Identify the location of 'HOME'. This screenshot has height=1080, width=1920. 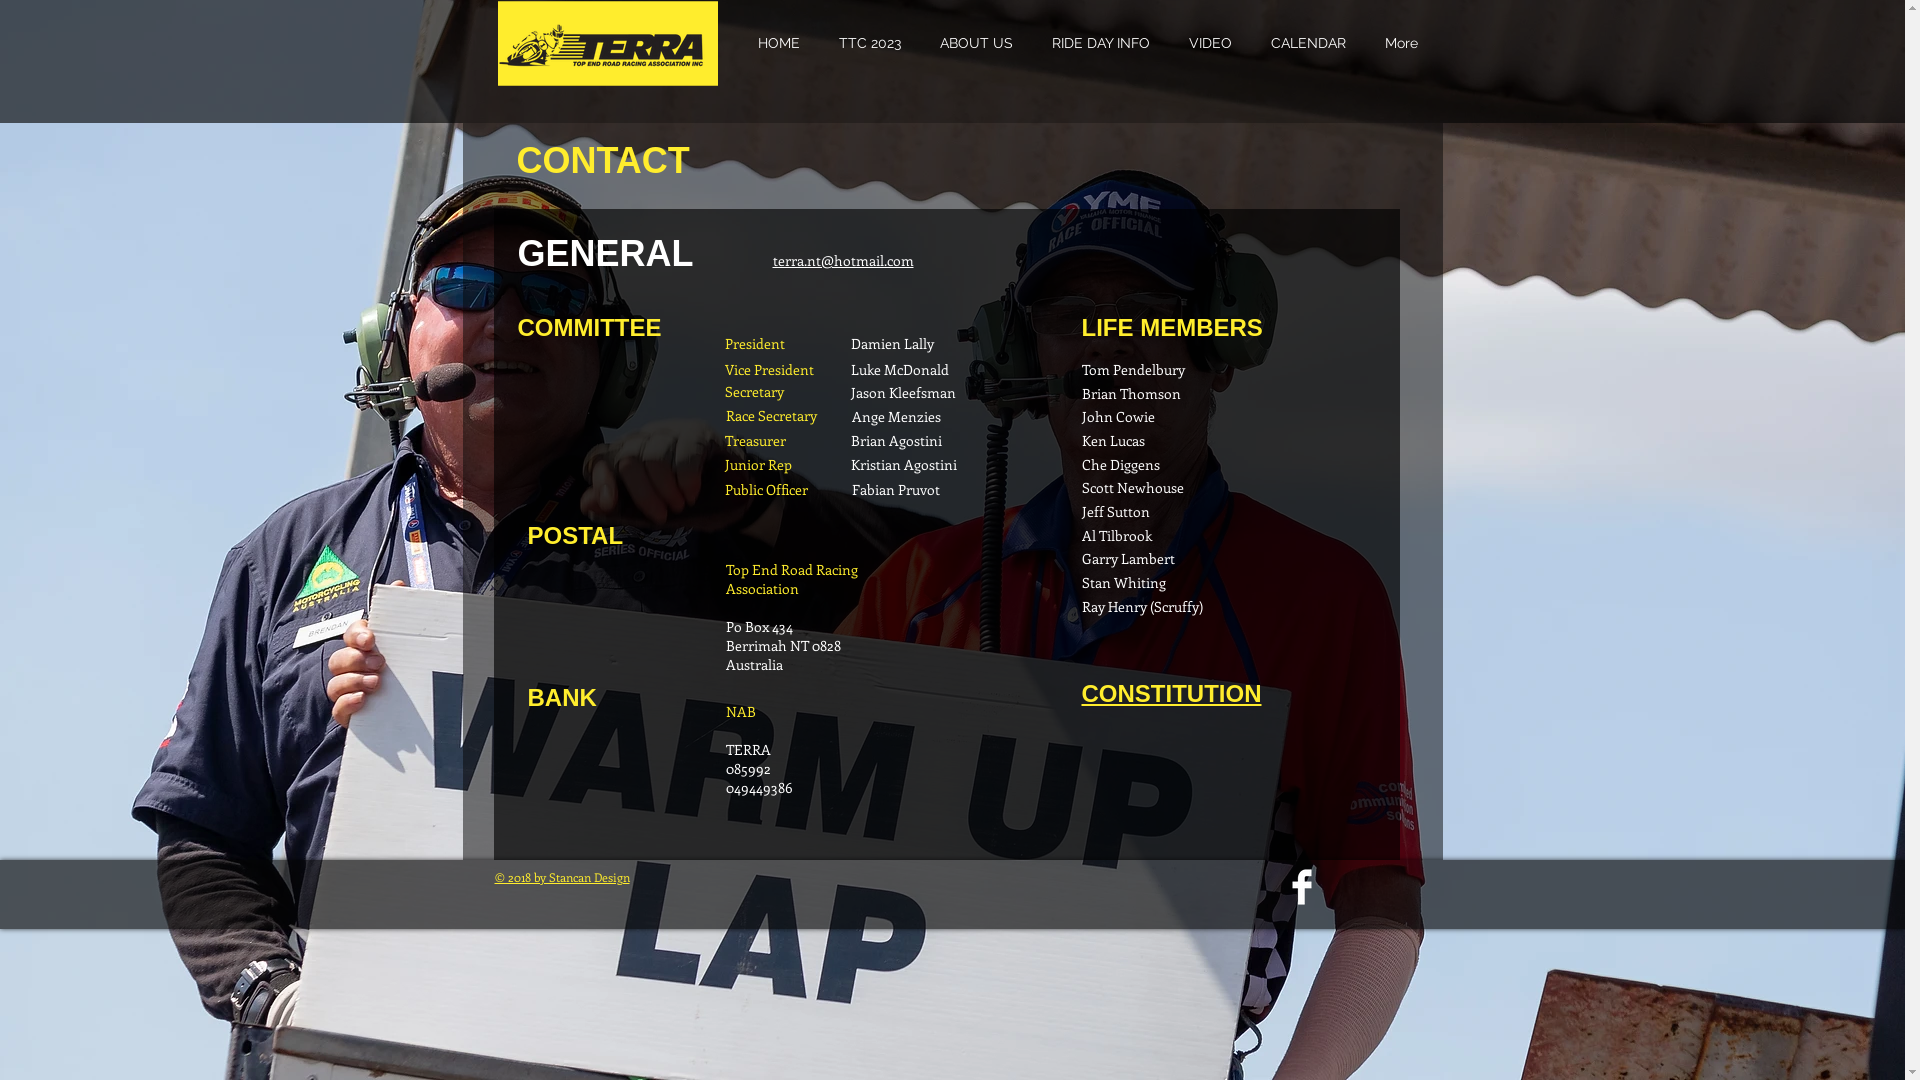
(777, 43).